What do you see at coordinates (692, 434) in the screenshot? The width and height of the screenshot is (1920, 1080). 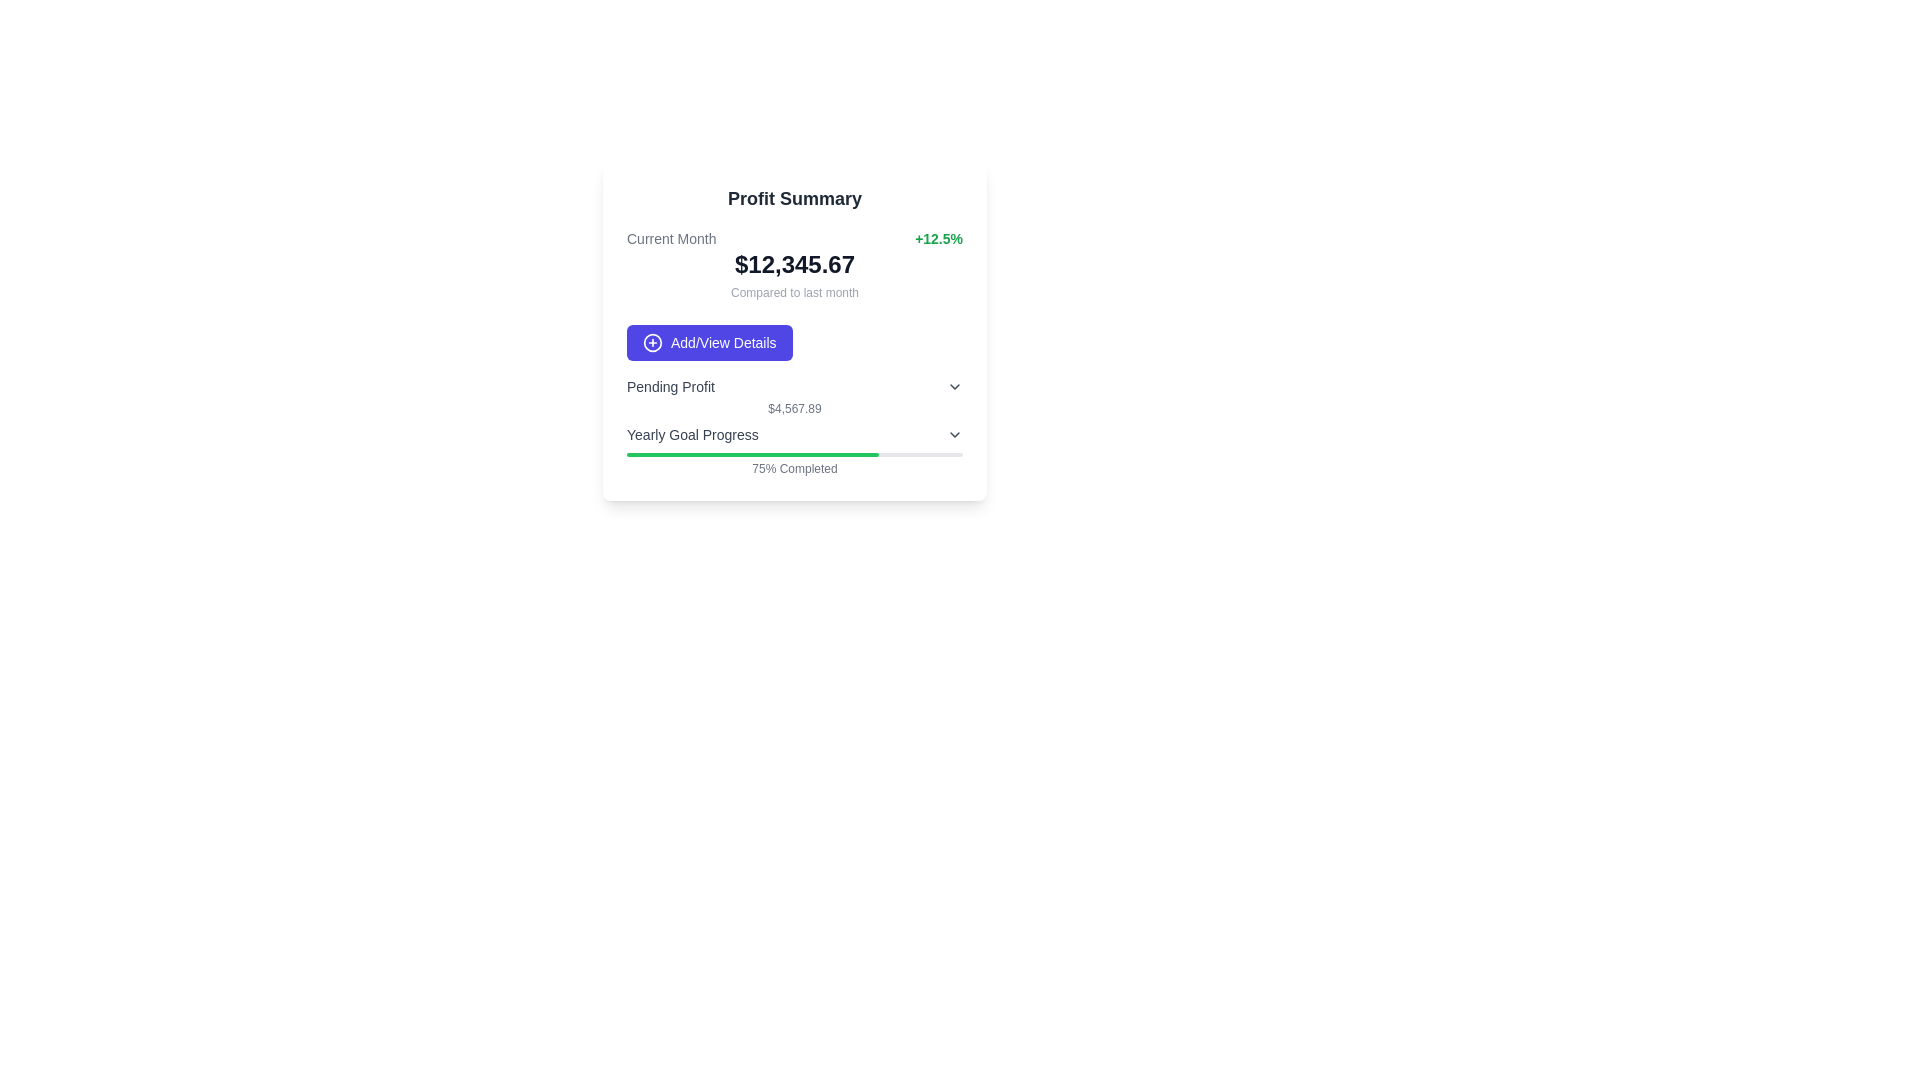 I see `the static text label displaying 'Yearly Goal Progress' in gray font, located below 'Pending Profit' and above the progress bar in the 'Profit Summary' panel` at bounding box center [692, 434].